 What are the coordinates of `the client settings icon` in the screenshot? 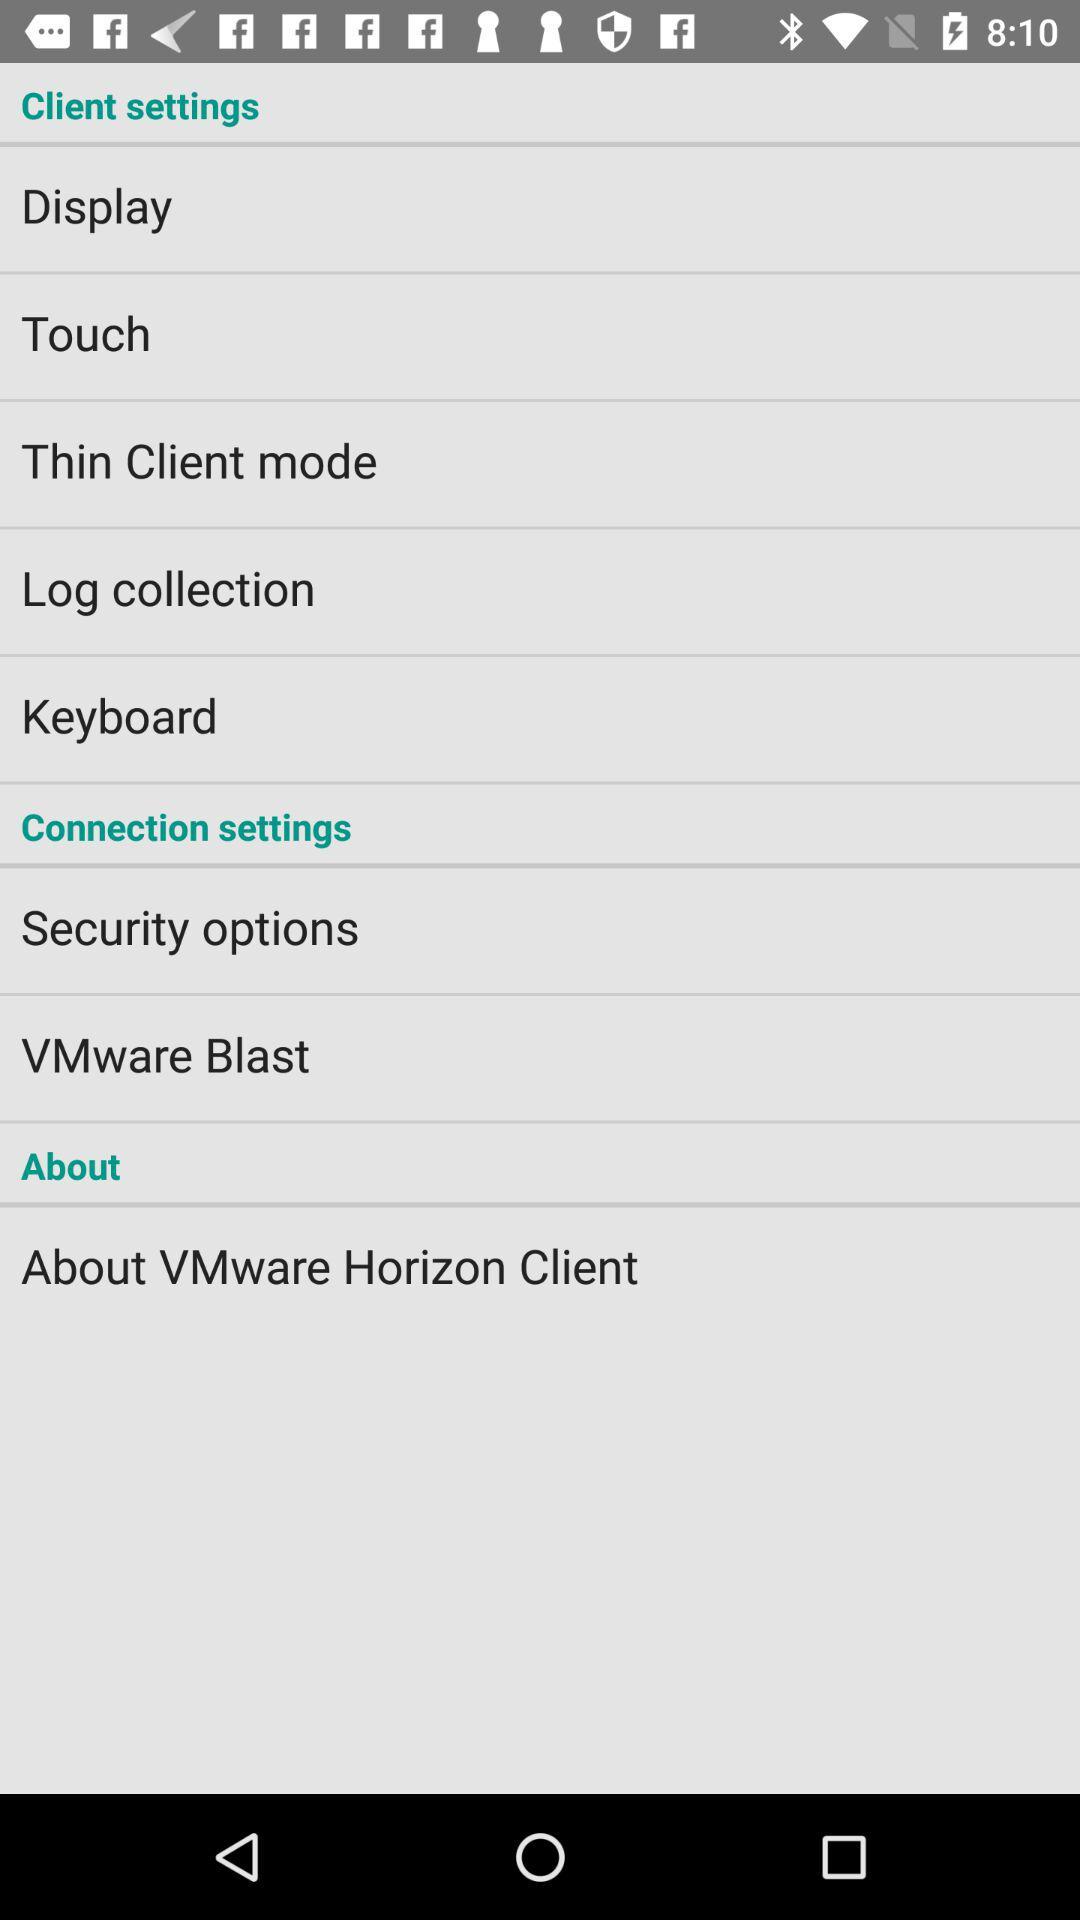 It's located at (540, 104).